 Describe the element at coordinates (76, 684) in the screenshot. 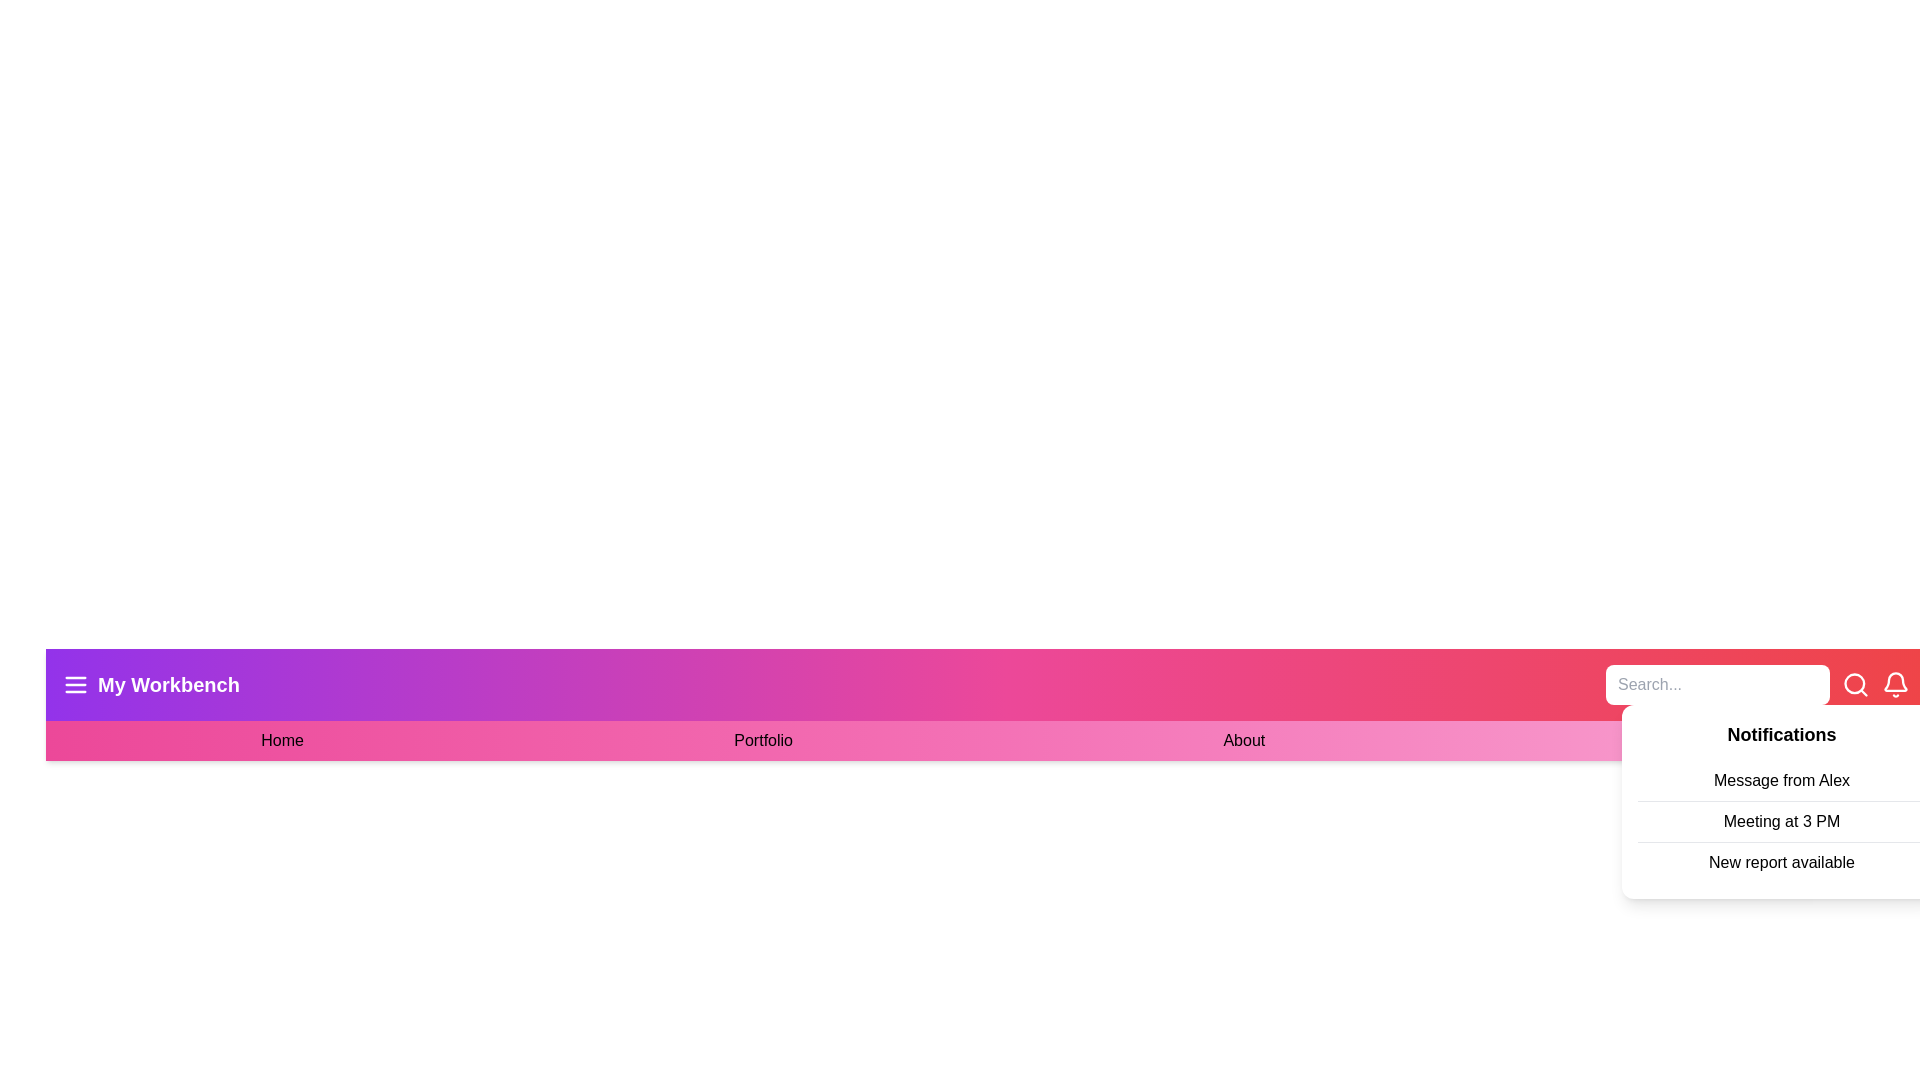

I see `the navigation drawer icon located to the left of the 'My Workbench' text in the top-left corner of the interface` at that location.